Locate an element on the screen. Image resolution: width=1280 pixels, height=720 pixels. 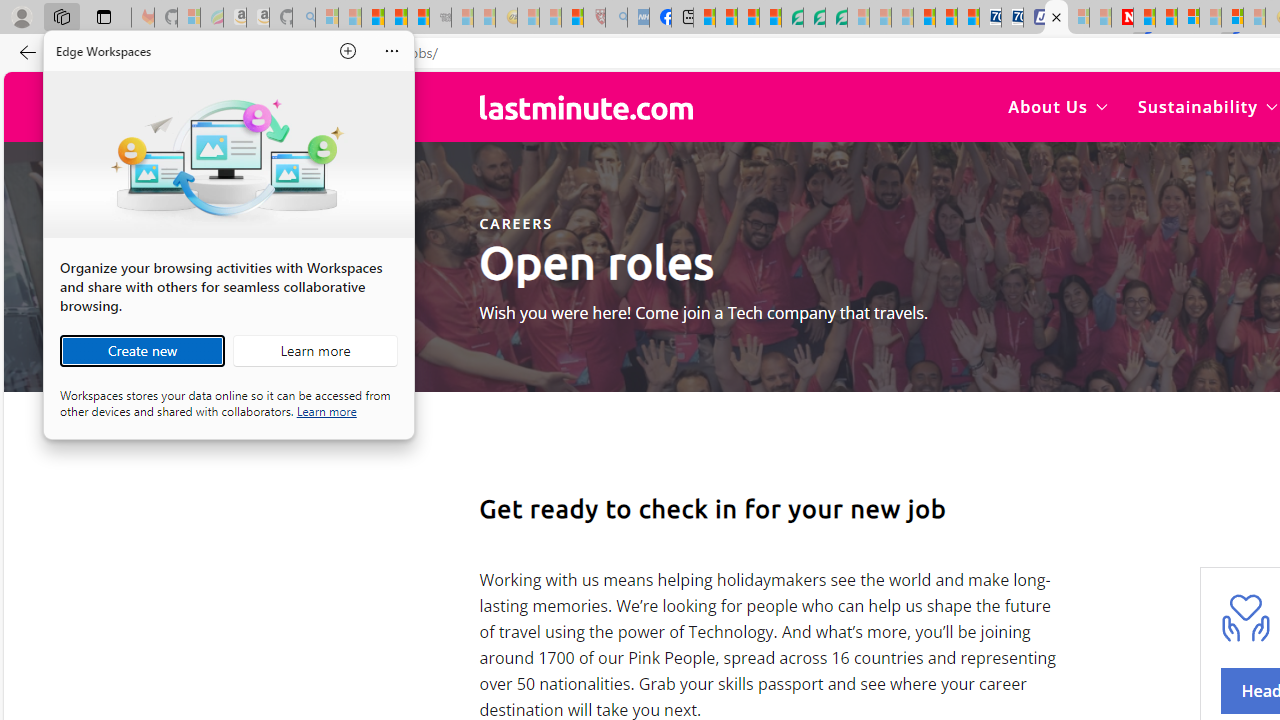
'Sustainability' is located at coordinates (1206, 106).